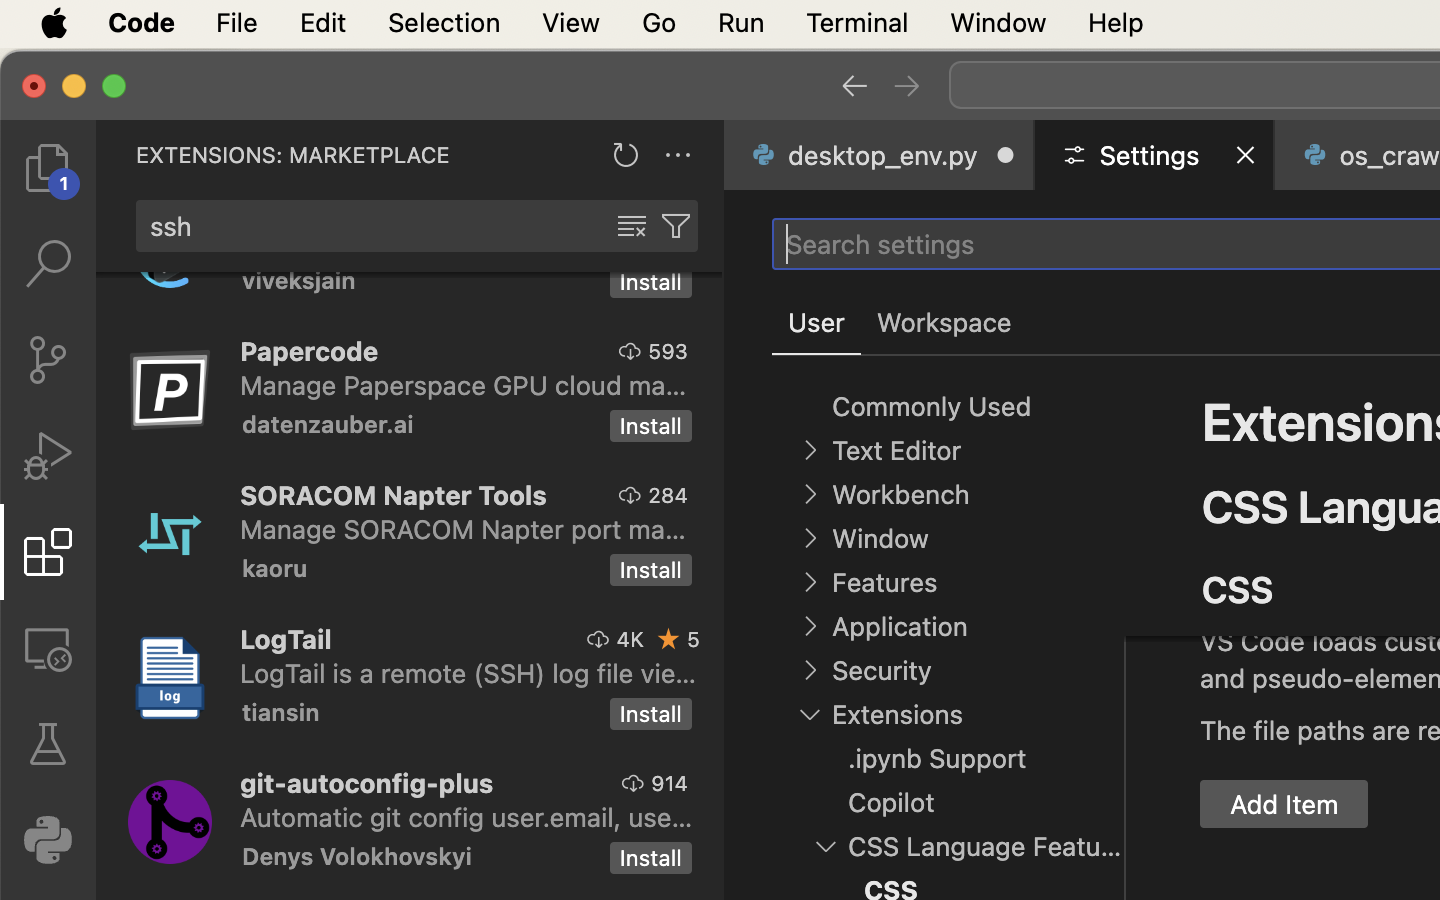  Describe the element at coordinates (46, 455) in the screenshot. I see `'0 '` at that location.